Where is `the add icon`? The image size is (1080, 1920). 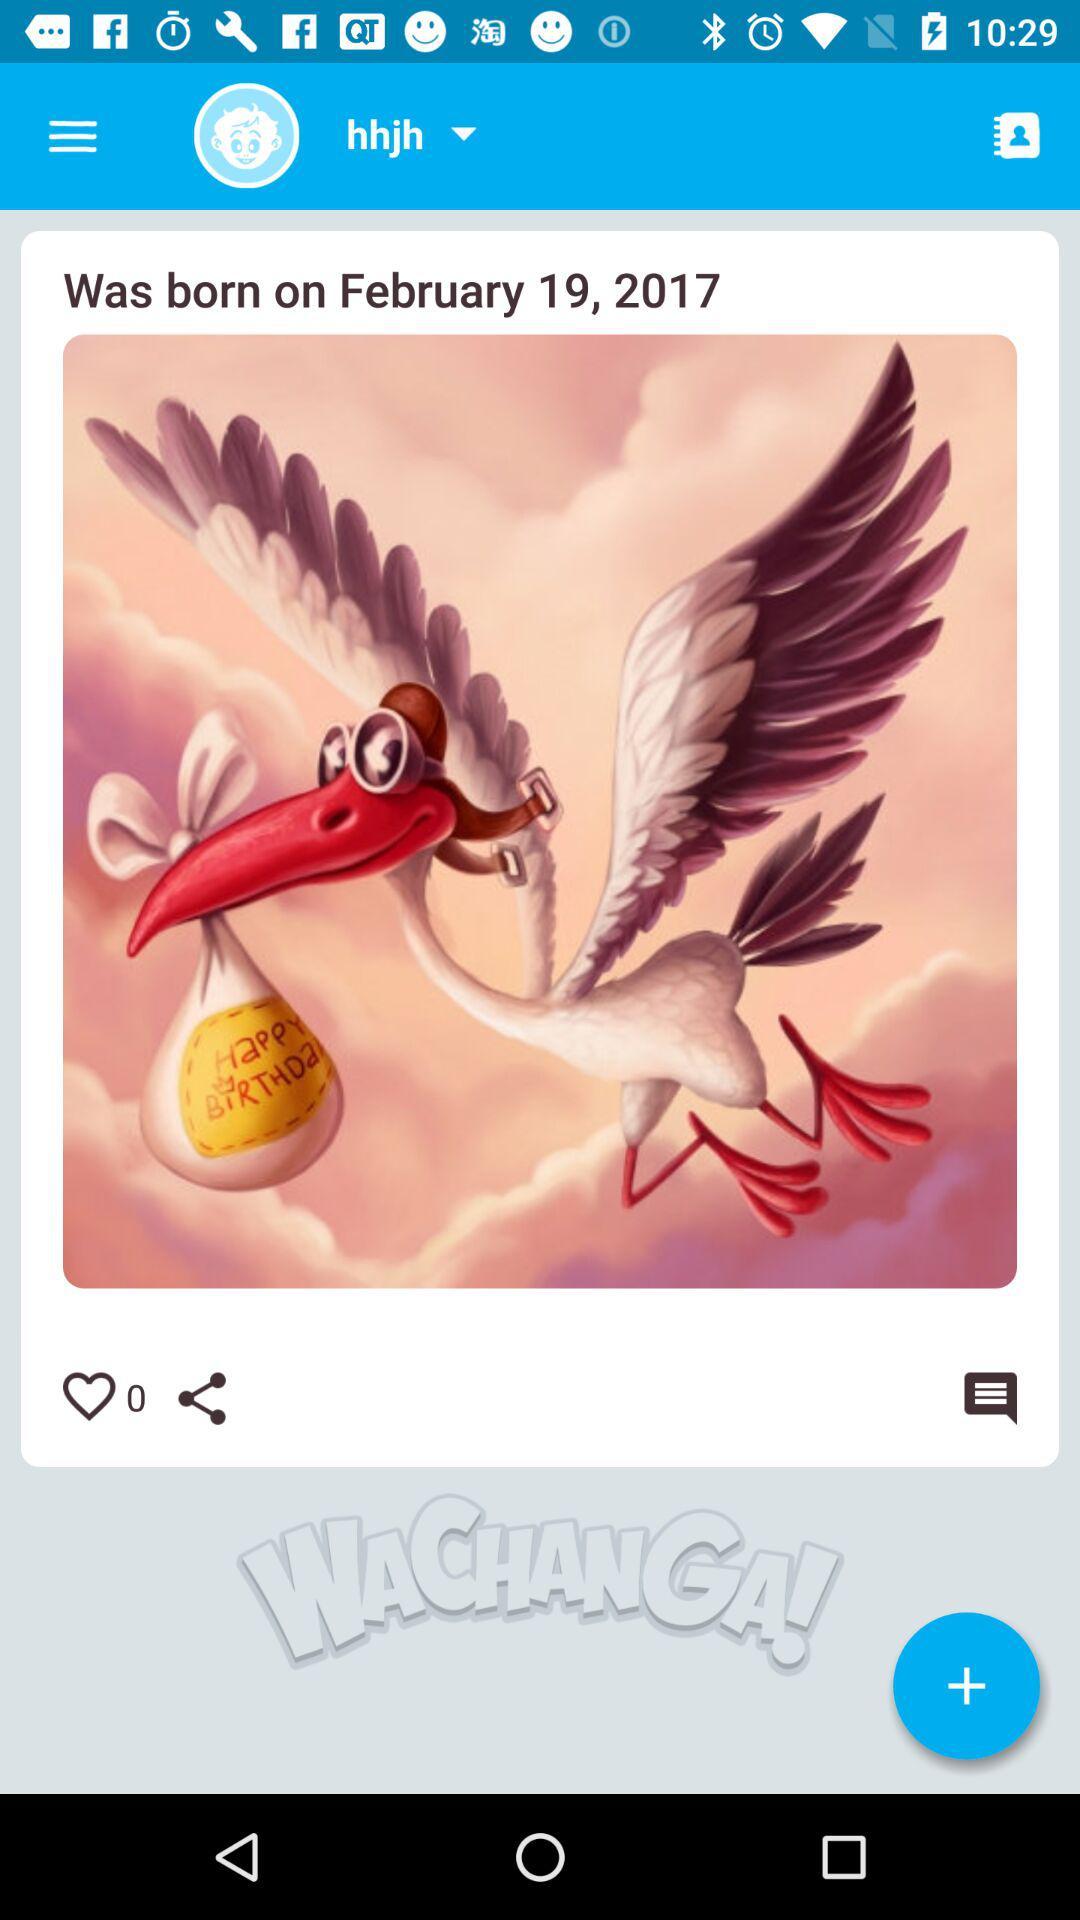 the add icon is located at coordinates (965, 1684).